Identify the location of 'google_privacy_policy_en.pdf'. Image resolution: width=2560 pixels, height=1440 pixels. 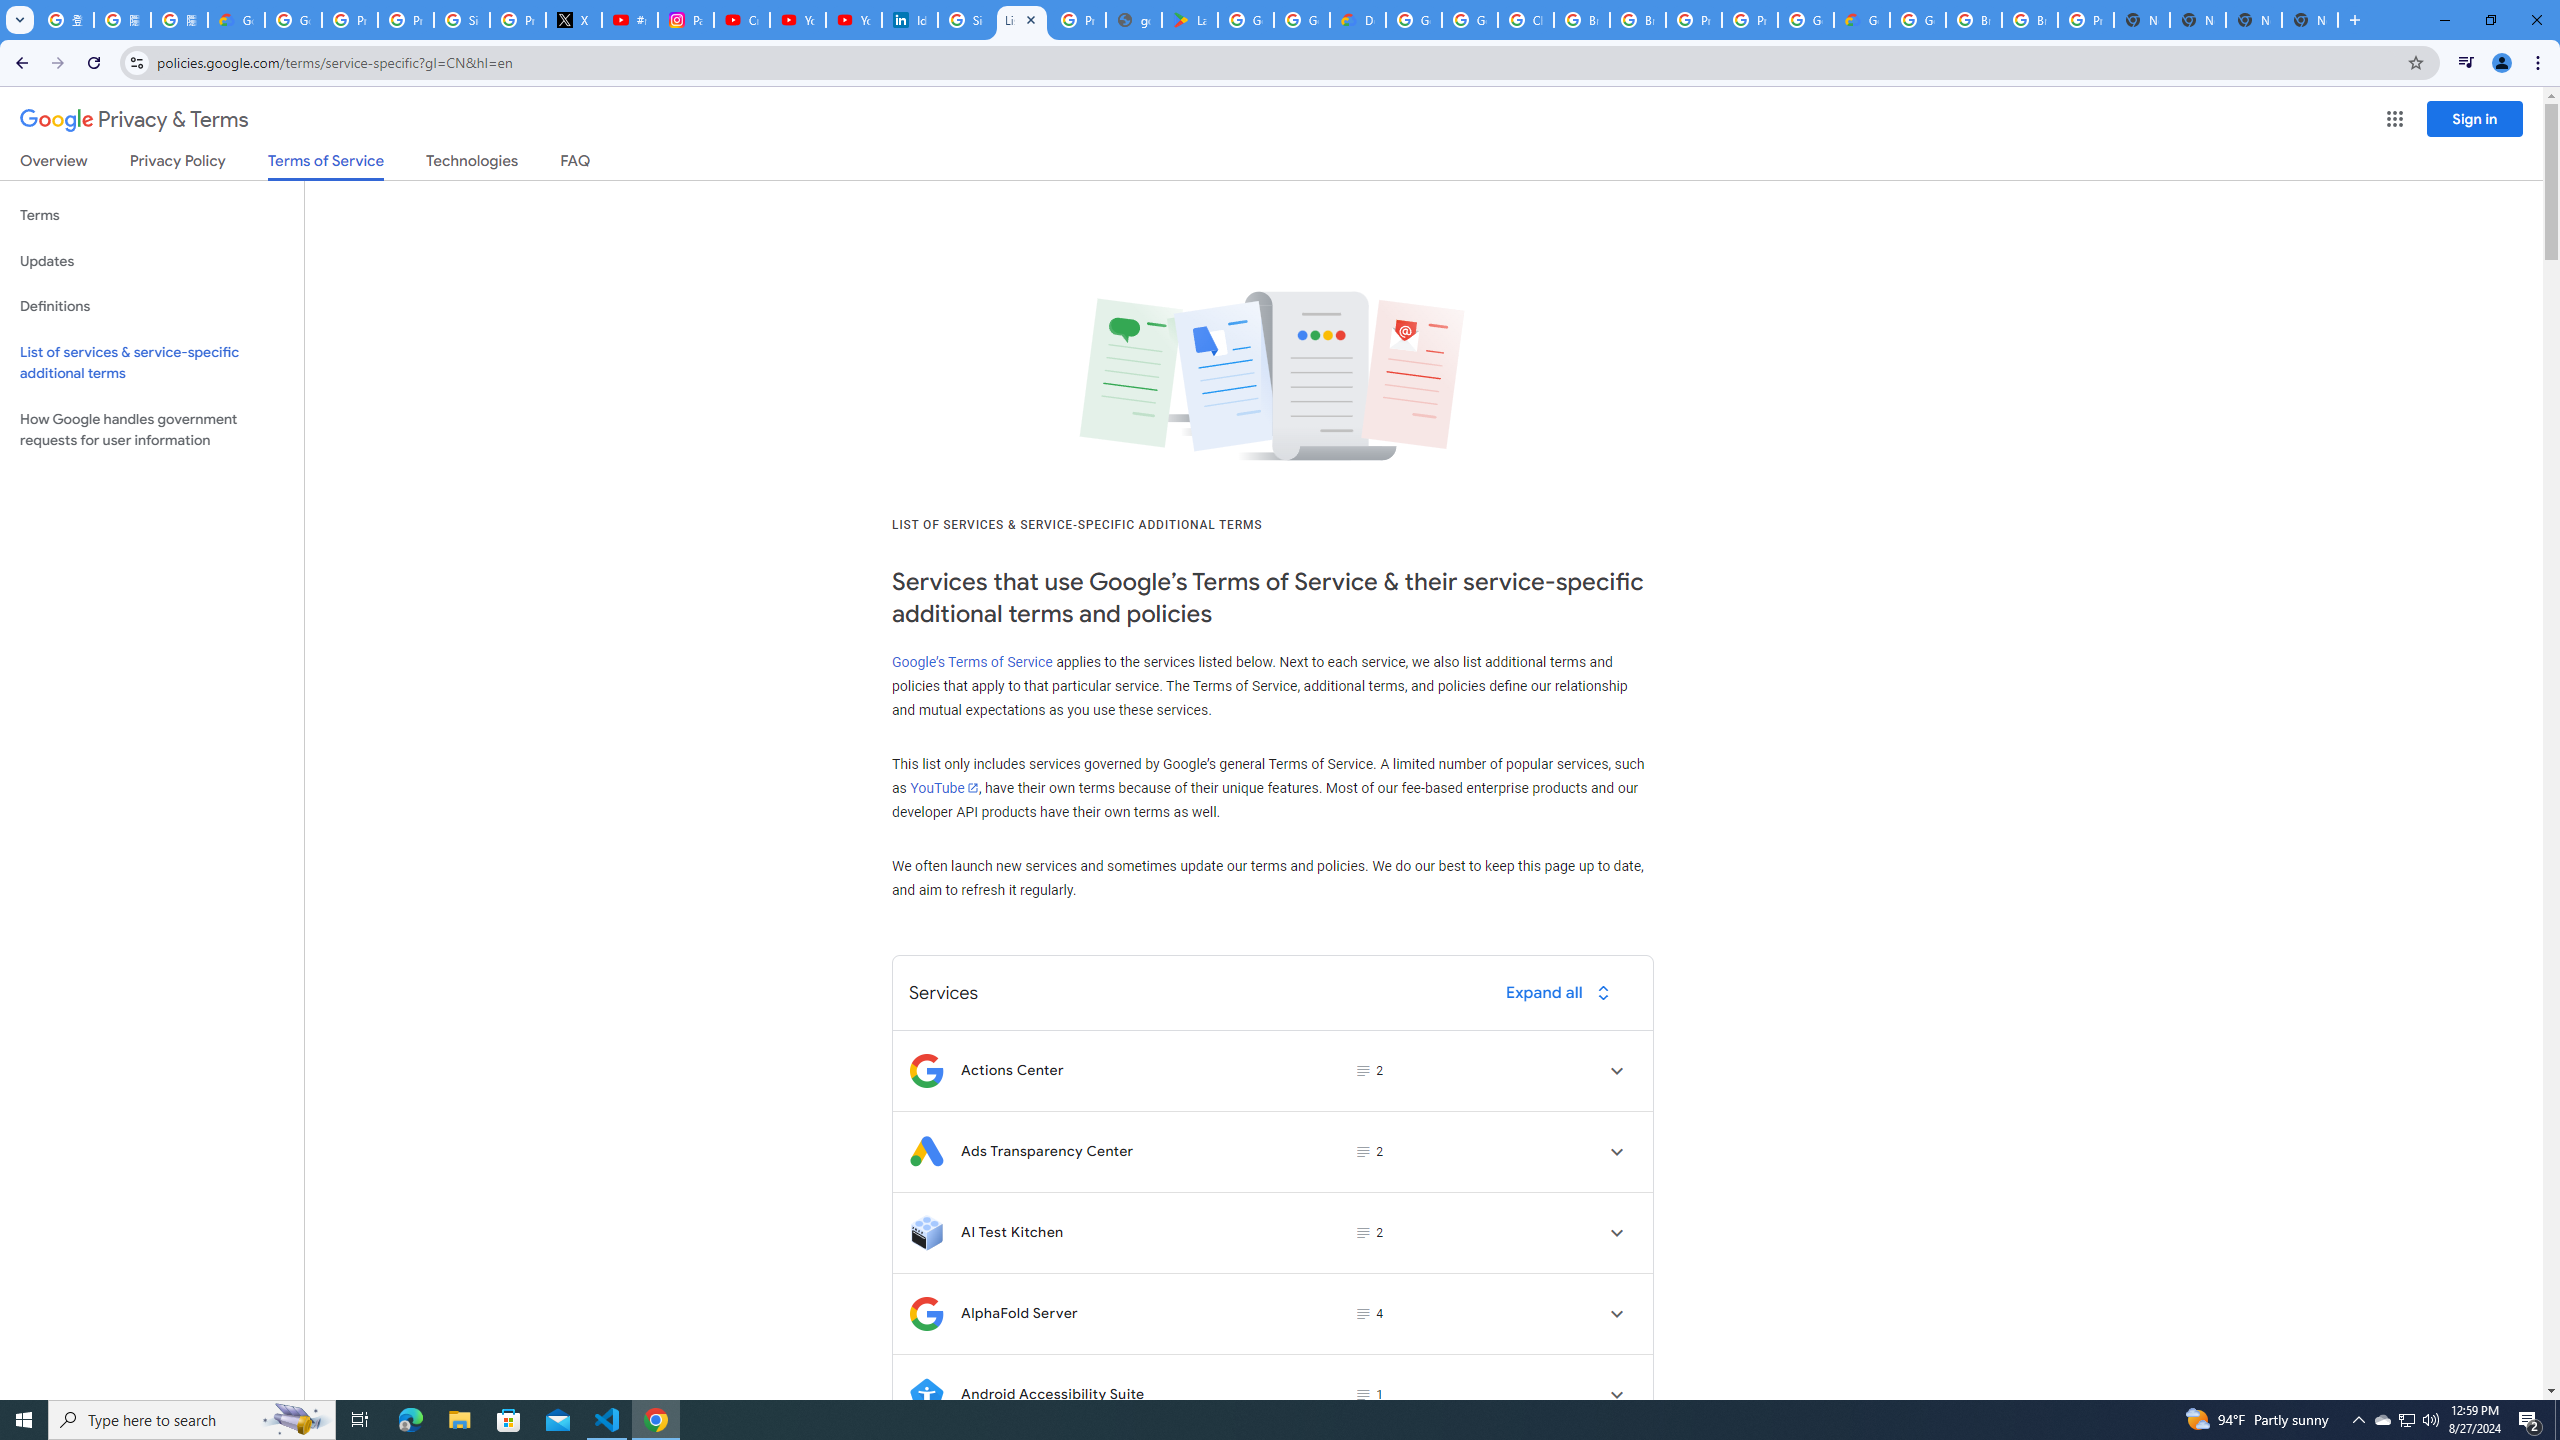
(1133, 19).